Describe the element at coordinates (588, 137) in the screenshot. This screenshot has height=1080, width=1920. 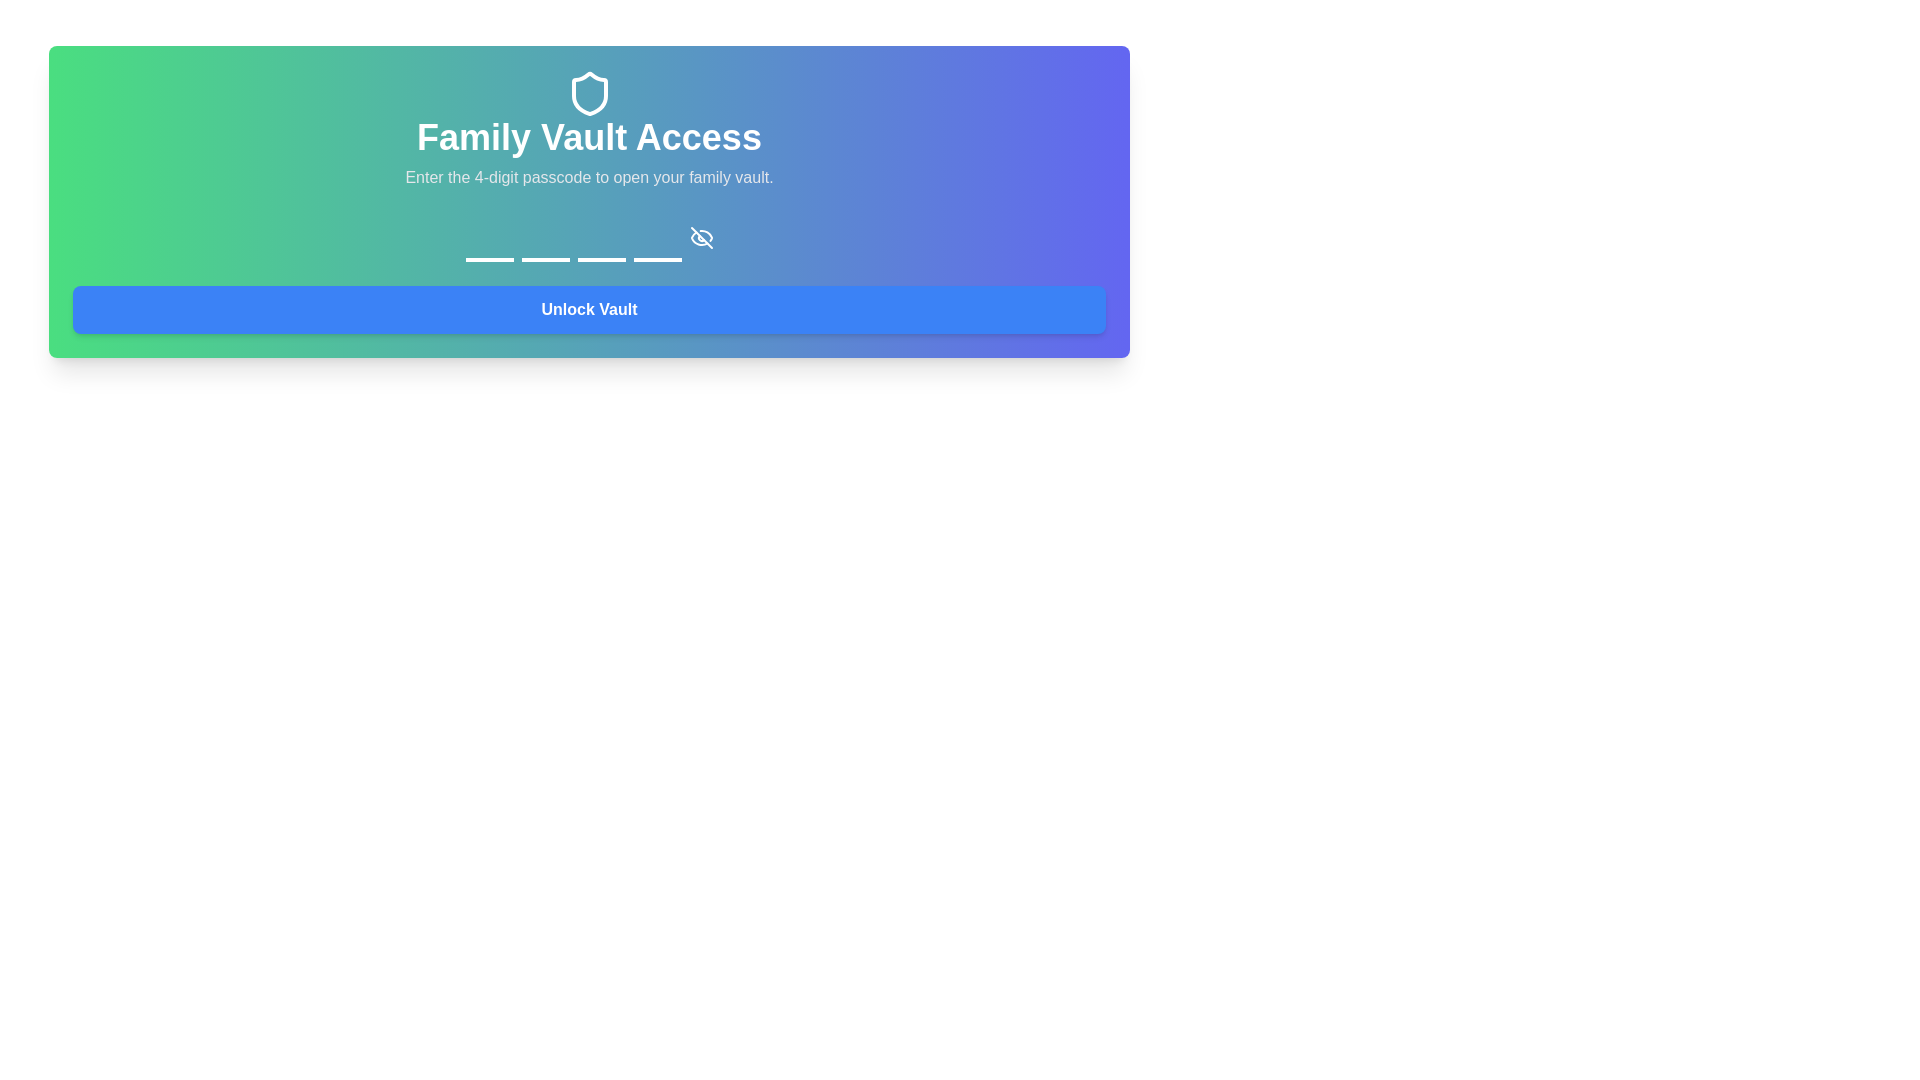
I see `the text header displaying 'Family Vault Access' which is styled in bold white font and is centered within a gradient background transitioning from green to blue` at that location.